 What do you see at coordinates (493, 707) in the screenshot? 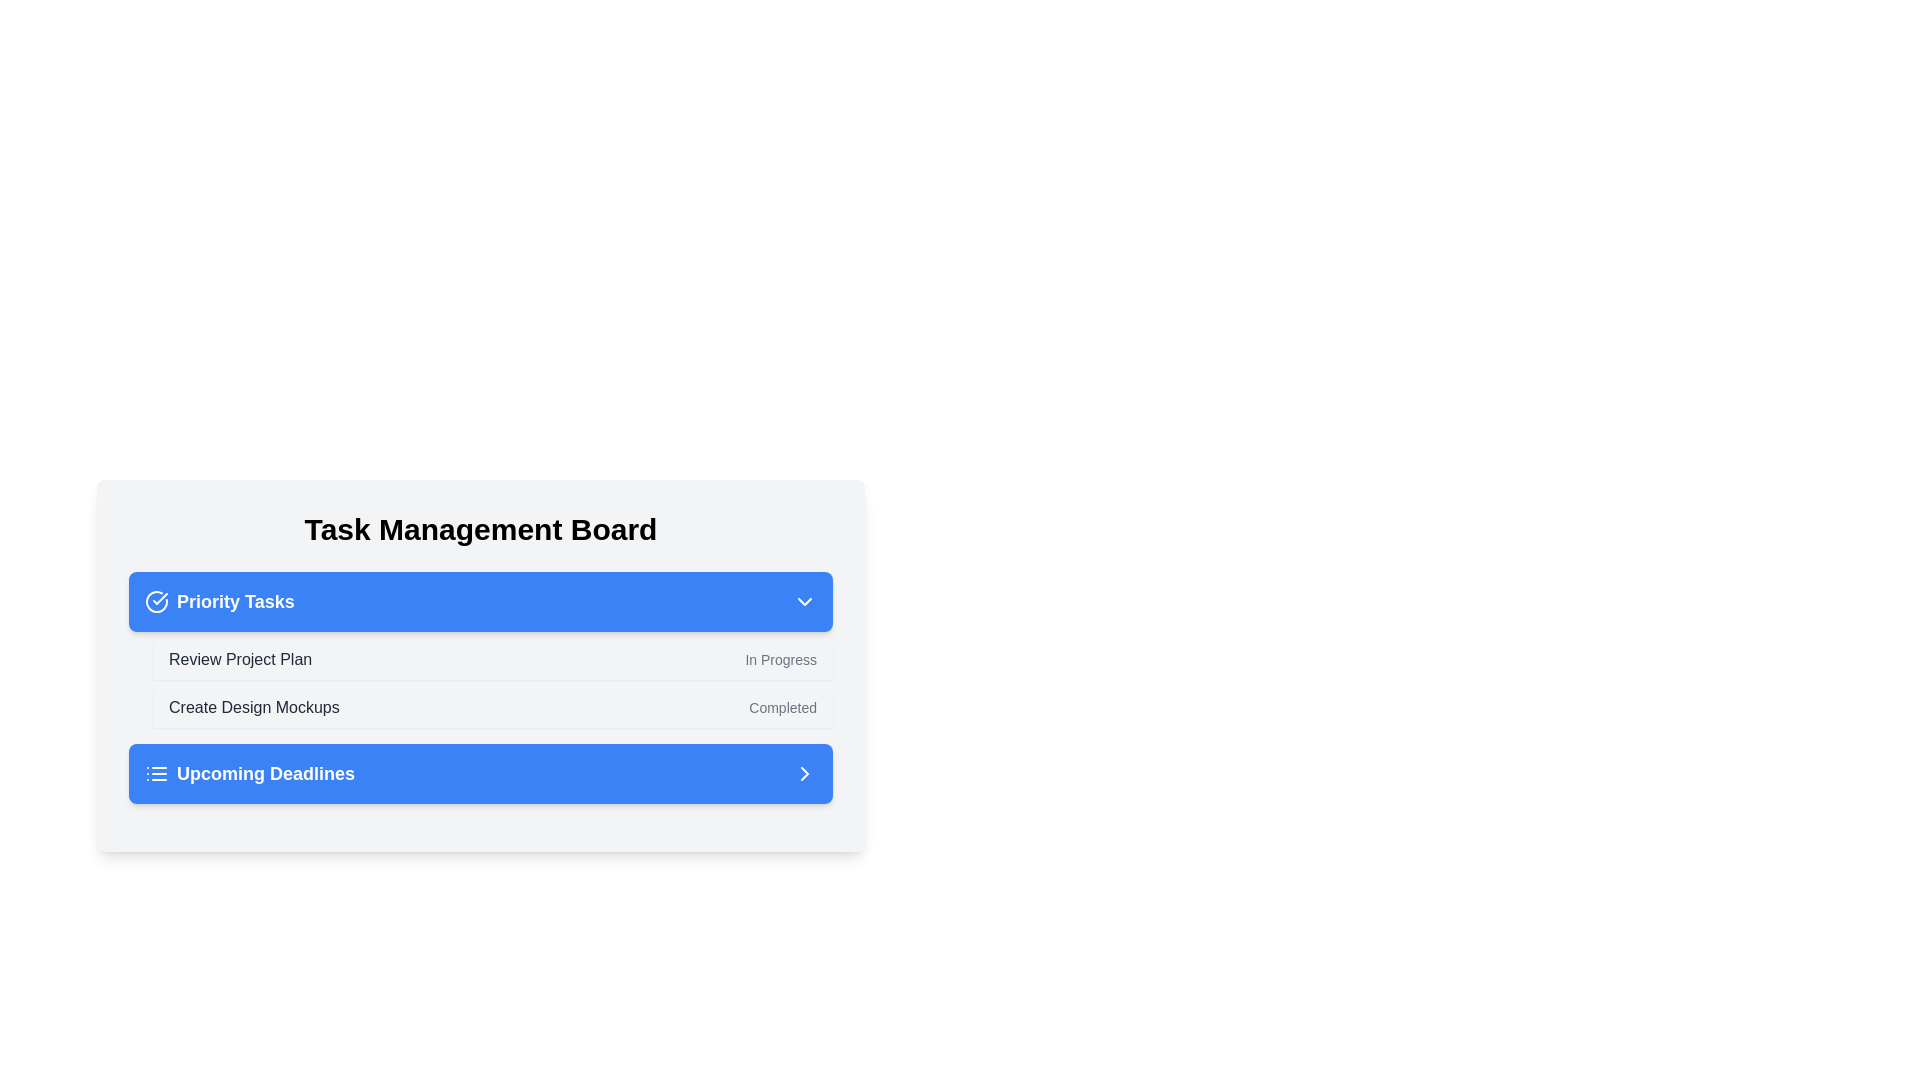
I see `the second task row displaying 'Create Design Mockups' with status 'Completed'` at bounding box center [493, 707].